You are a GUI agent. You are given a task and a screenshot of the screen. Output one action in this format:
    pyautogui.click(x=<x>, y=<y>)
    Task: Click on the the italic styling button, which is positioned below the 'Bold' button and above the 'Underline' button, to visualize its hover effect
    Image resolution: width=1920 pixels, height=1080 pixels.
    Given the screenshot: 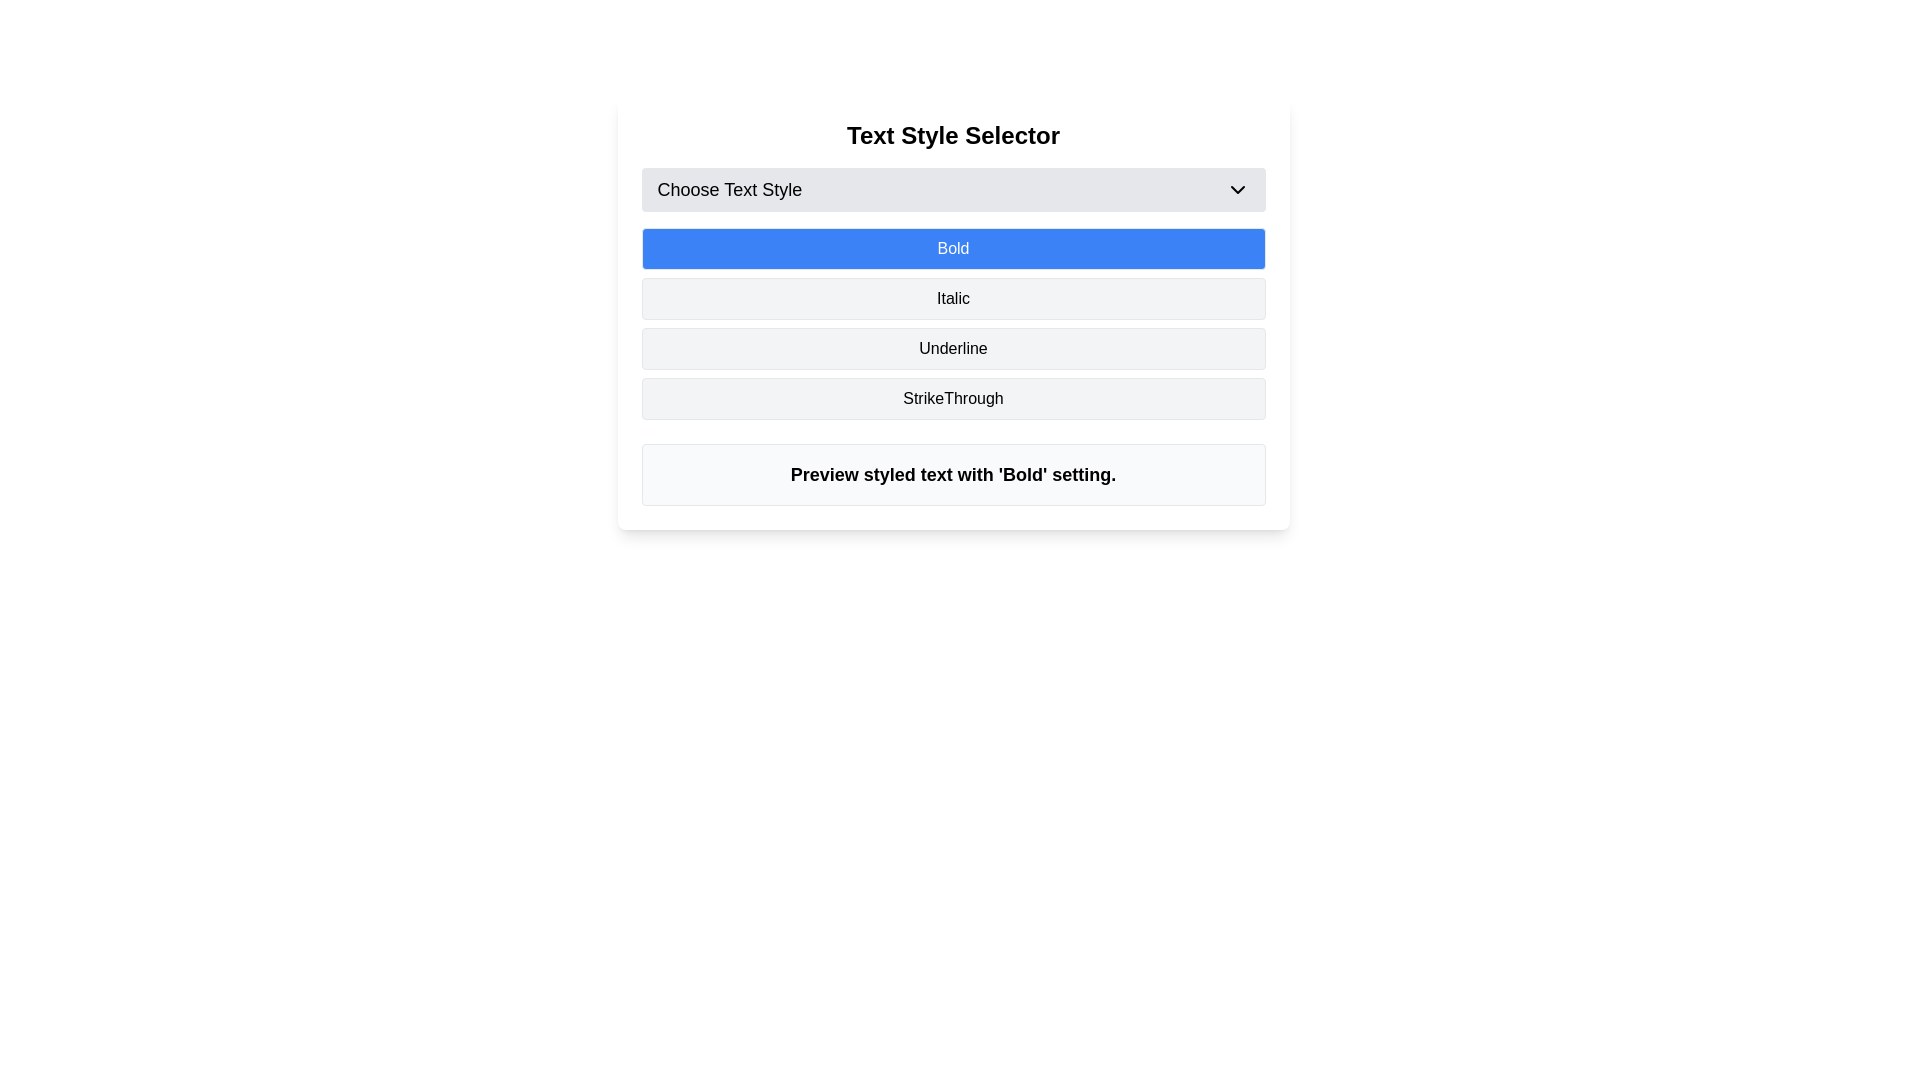 What is the action you would take?
    pyautogui.click(x=952, y=299)
    